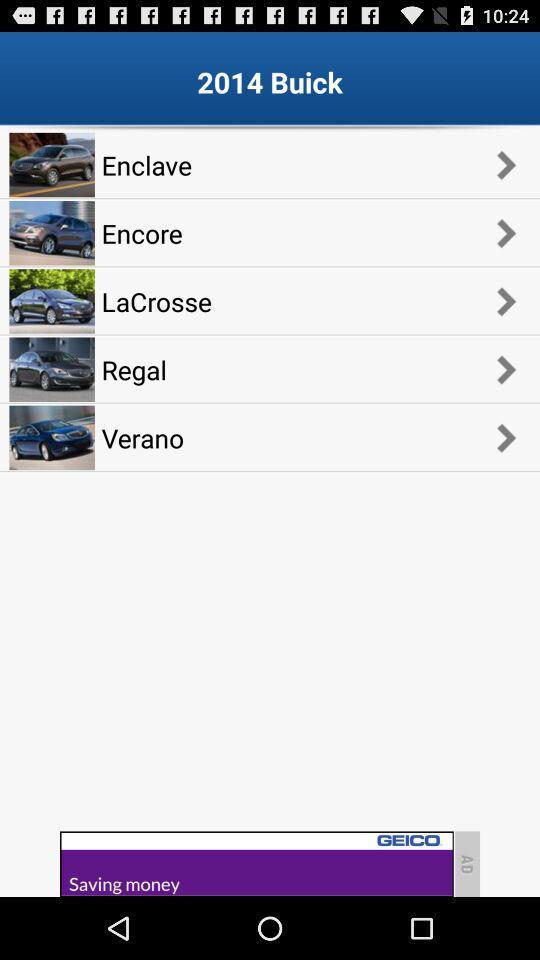 This screenshot has width=540, height=960. What do you see at coordinates (52, 299) in the screenshot?
I see `the image beside lacrosse` at bounding box center [52, 299].